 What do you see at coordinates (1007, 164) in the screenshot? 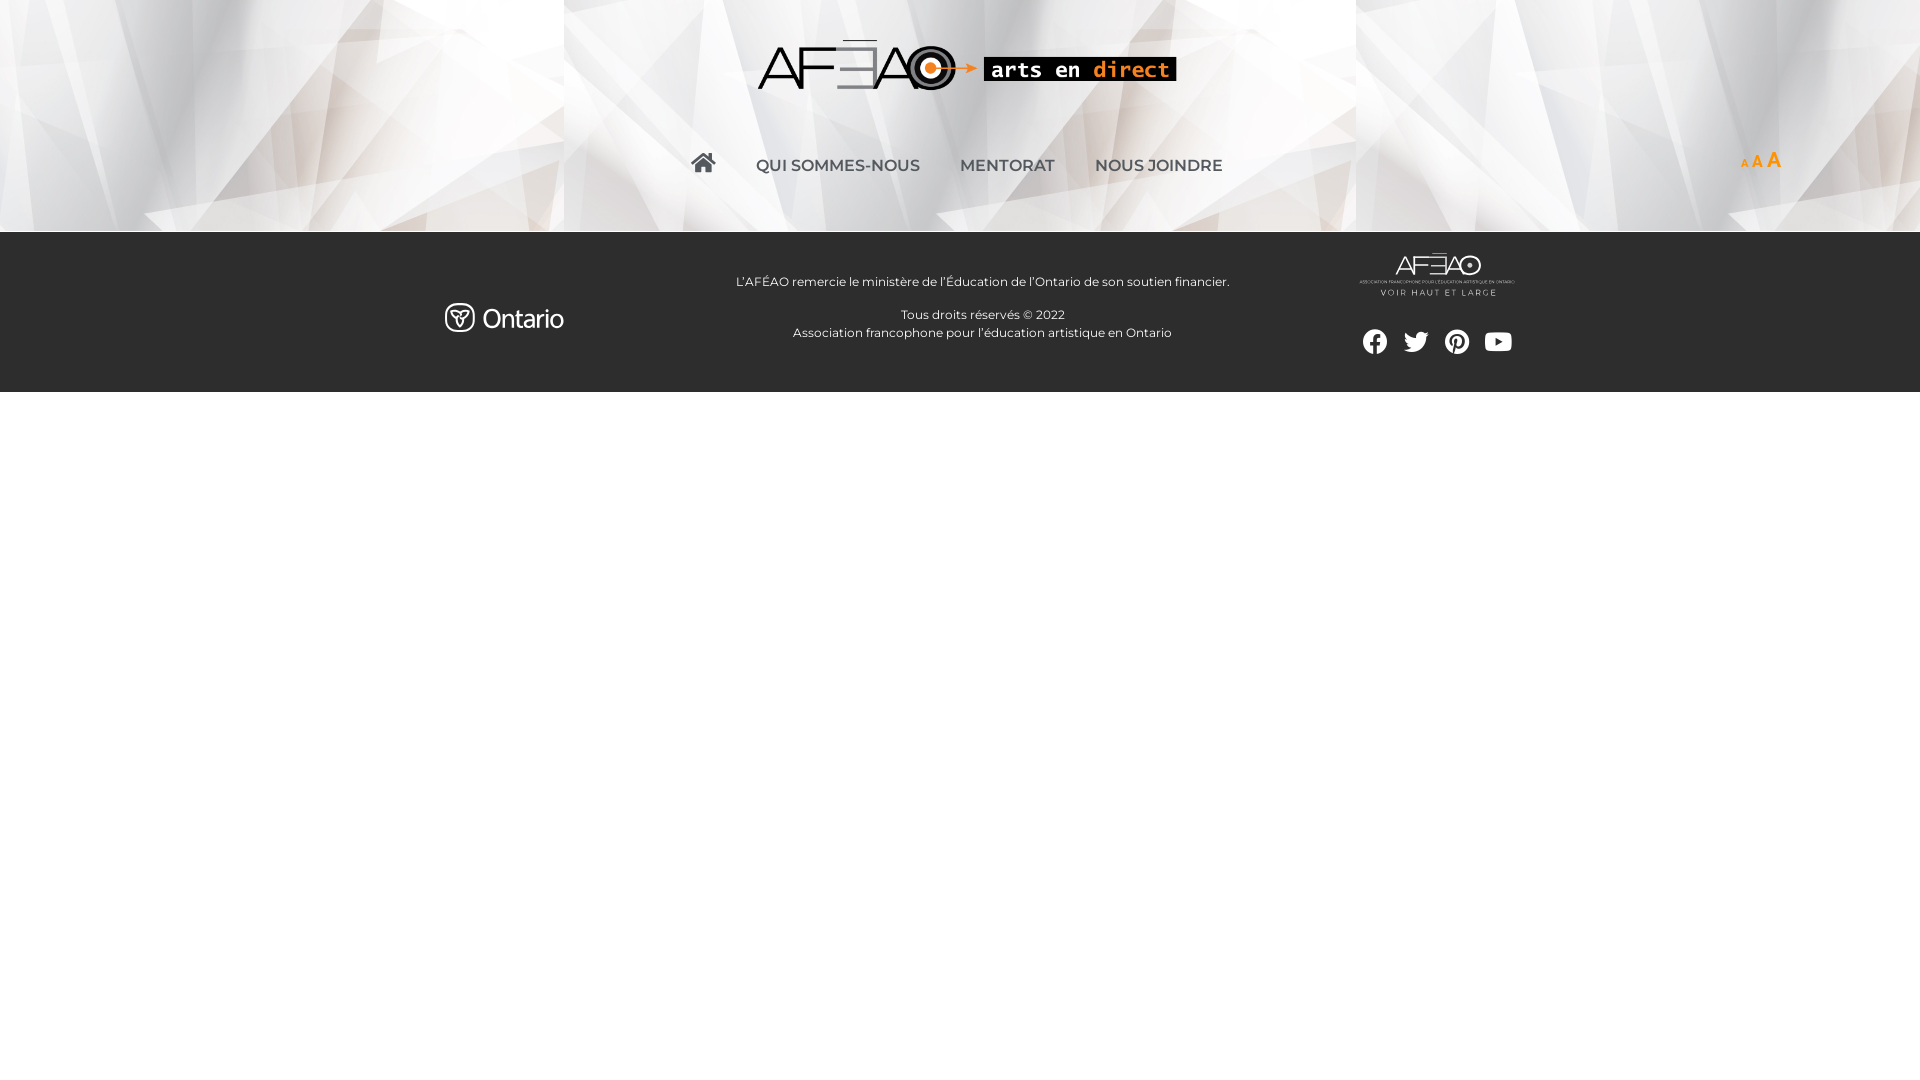
I see `'MENTORAT'` at bounding box center [1007, 164].